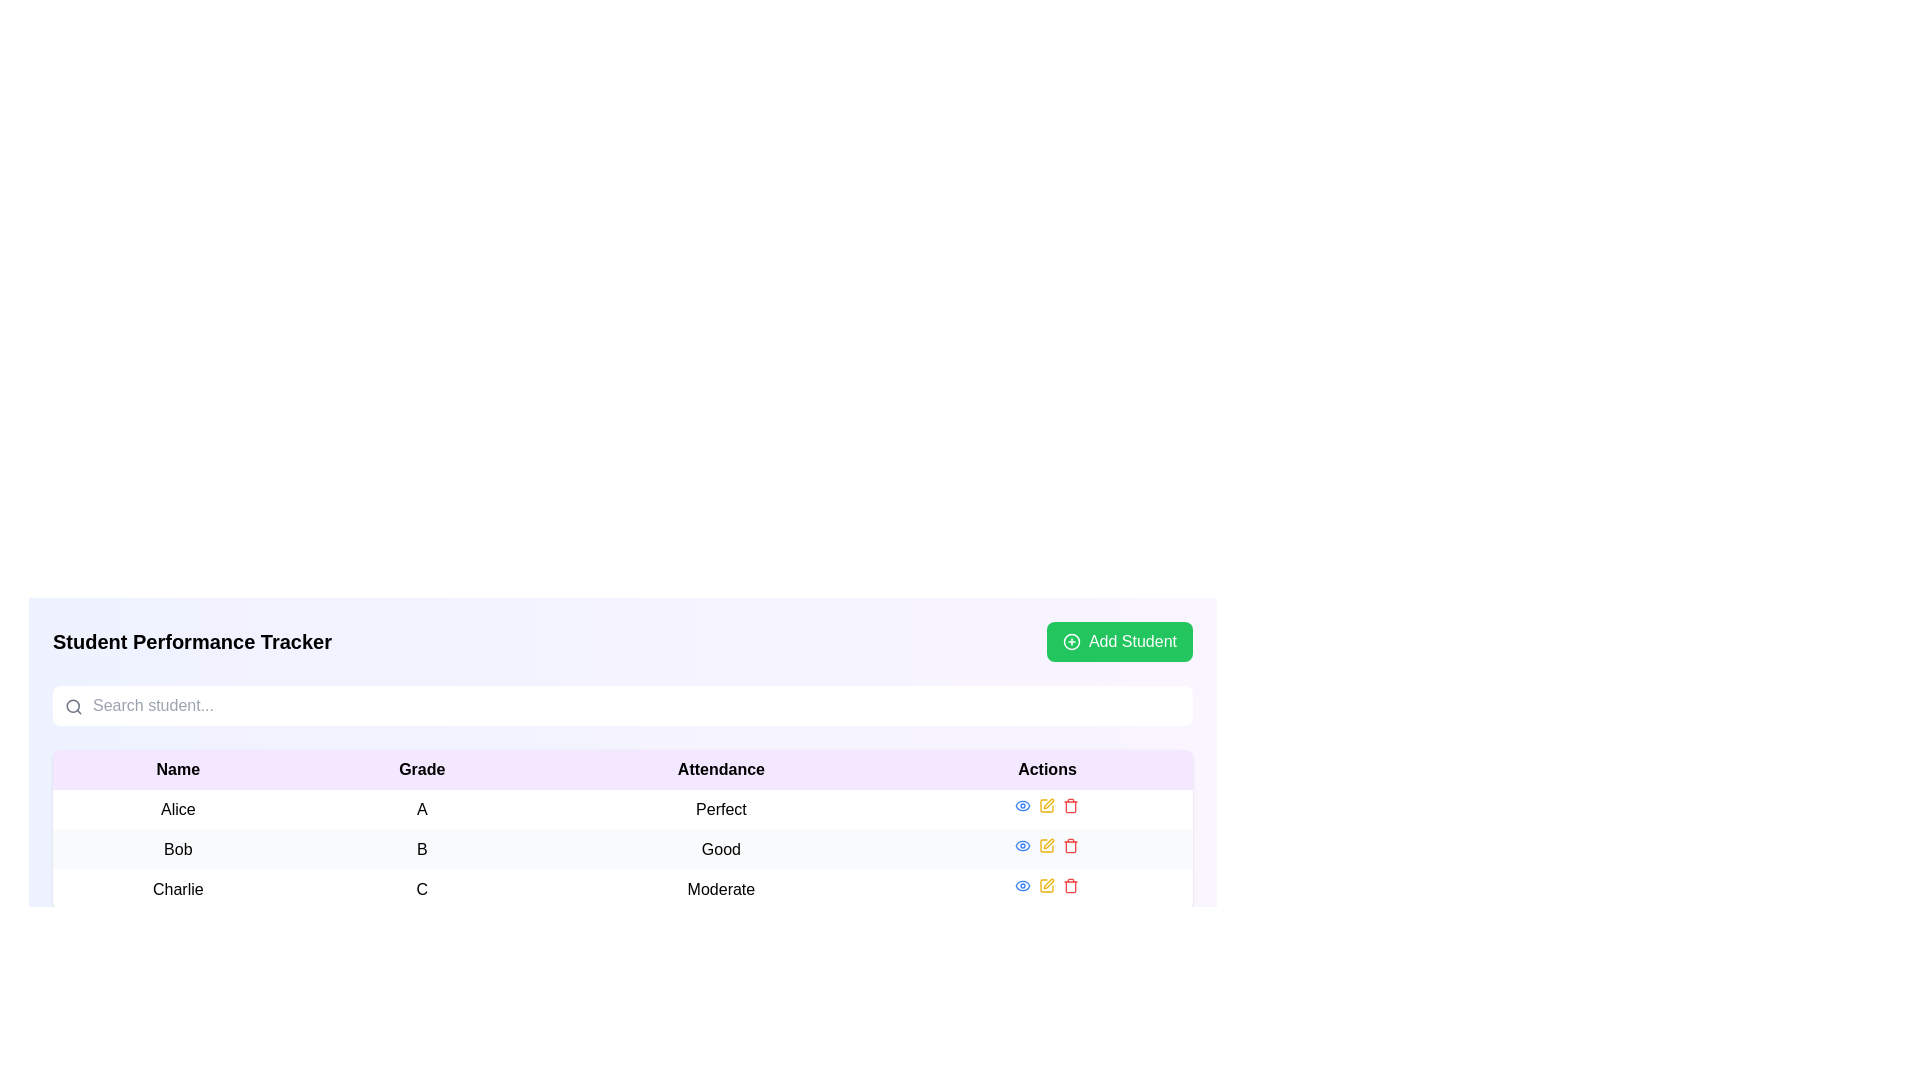  I want to click on the icon button located in the last row of the 'Actions' column of the table to initiate editing actions, so click(1046, 885).